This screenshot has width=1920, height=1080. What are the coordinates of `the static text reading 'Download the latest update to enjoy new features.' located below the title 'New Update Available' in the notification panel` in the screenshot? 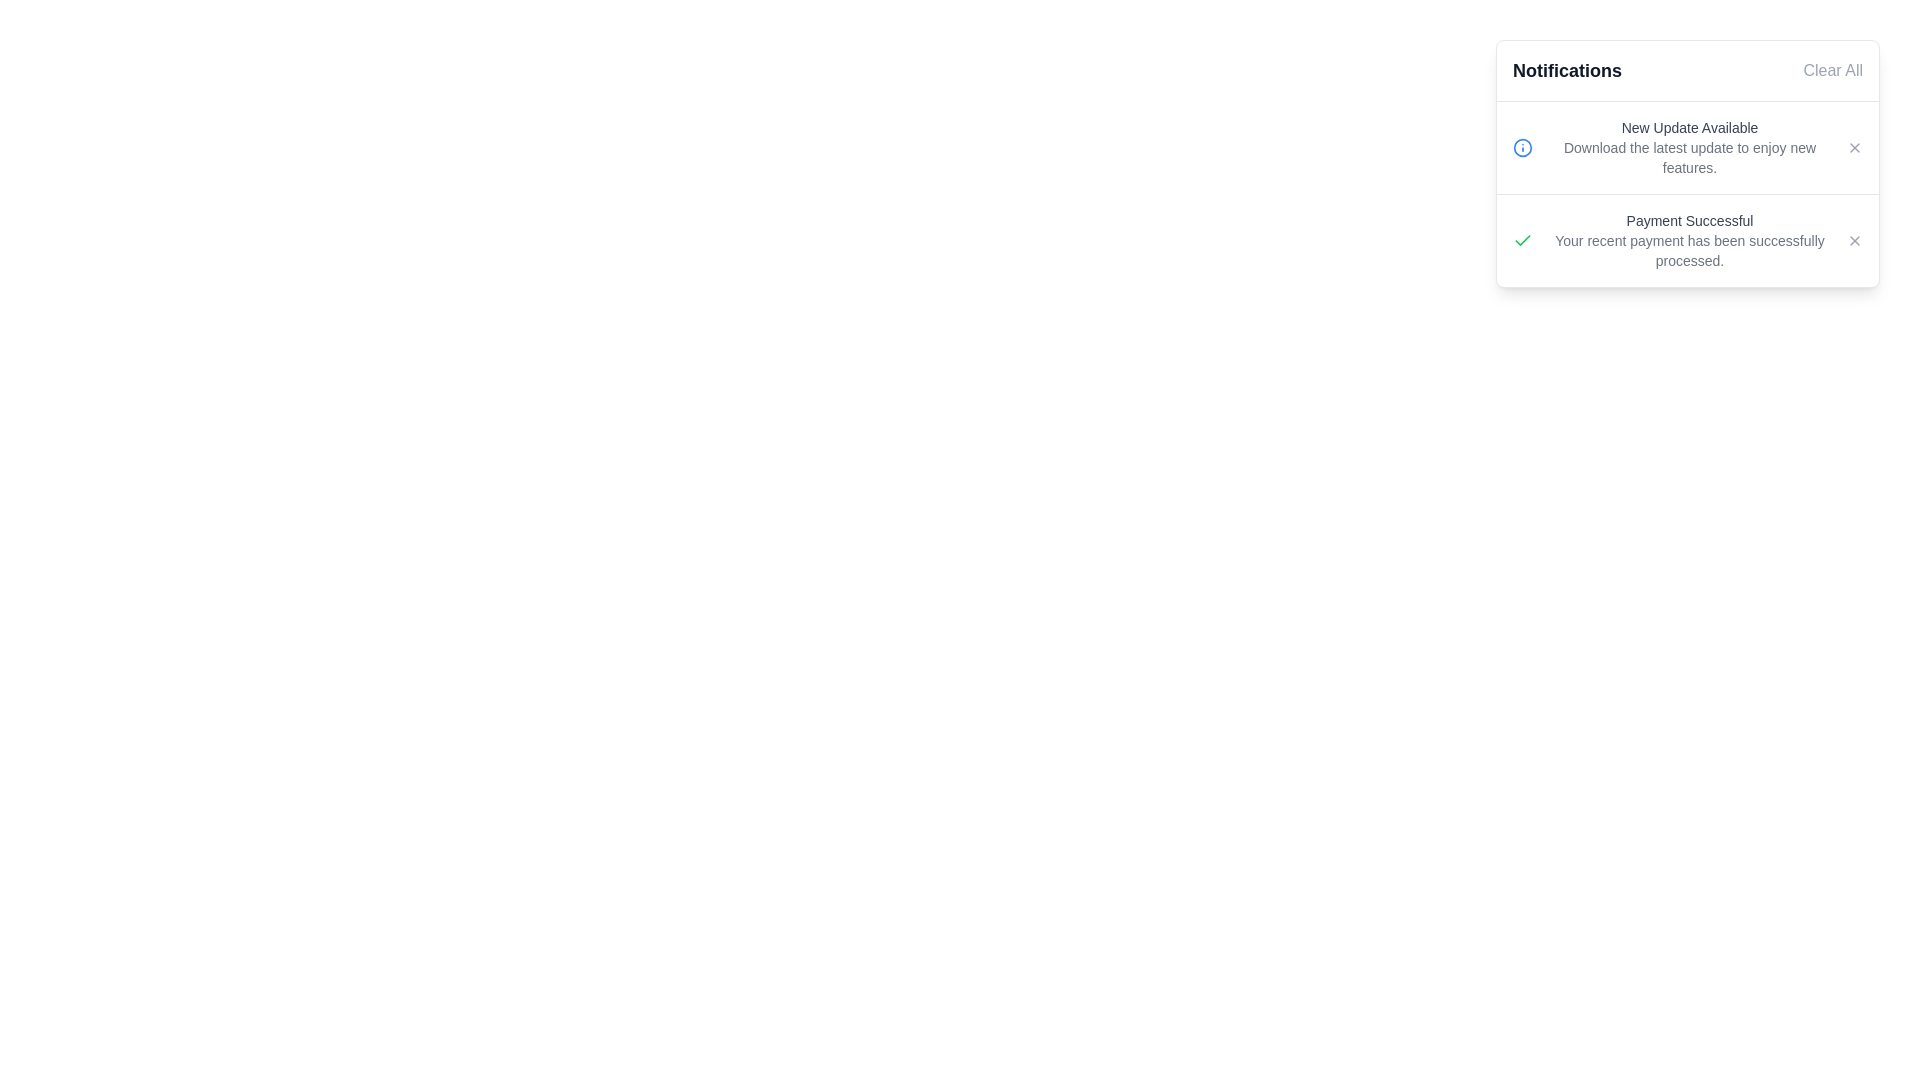 It's located at (1688, 157).